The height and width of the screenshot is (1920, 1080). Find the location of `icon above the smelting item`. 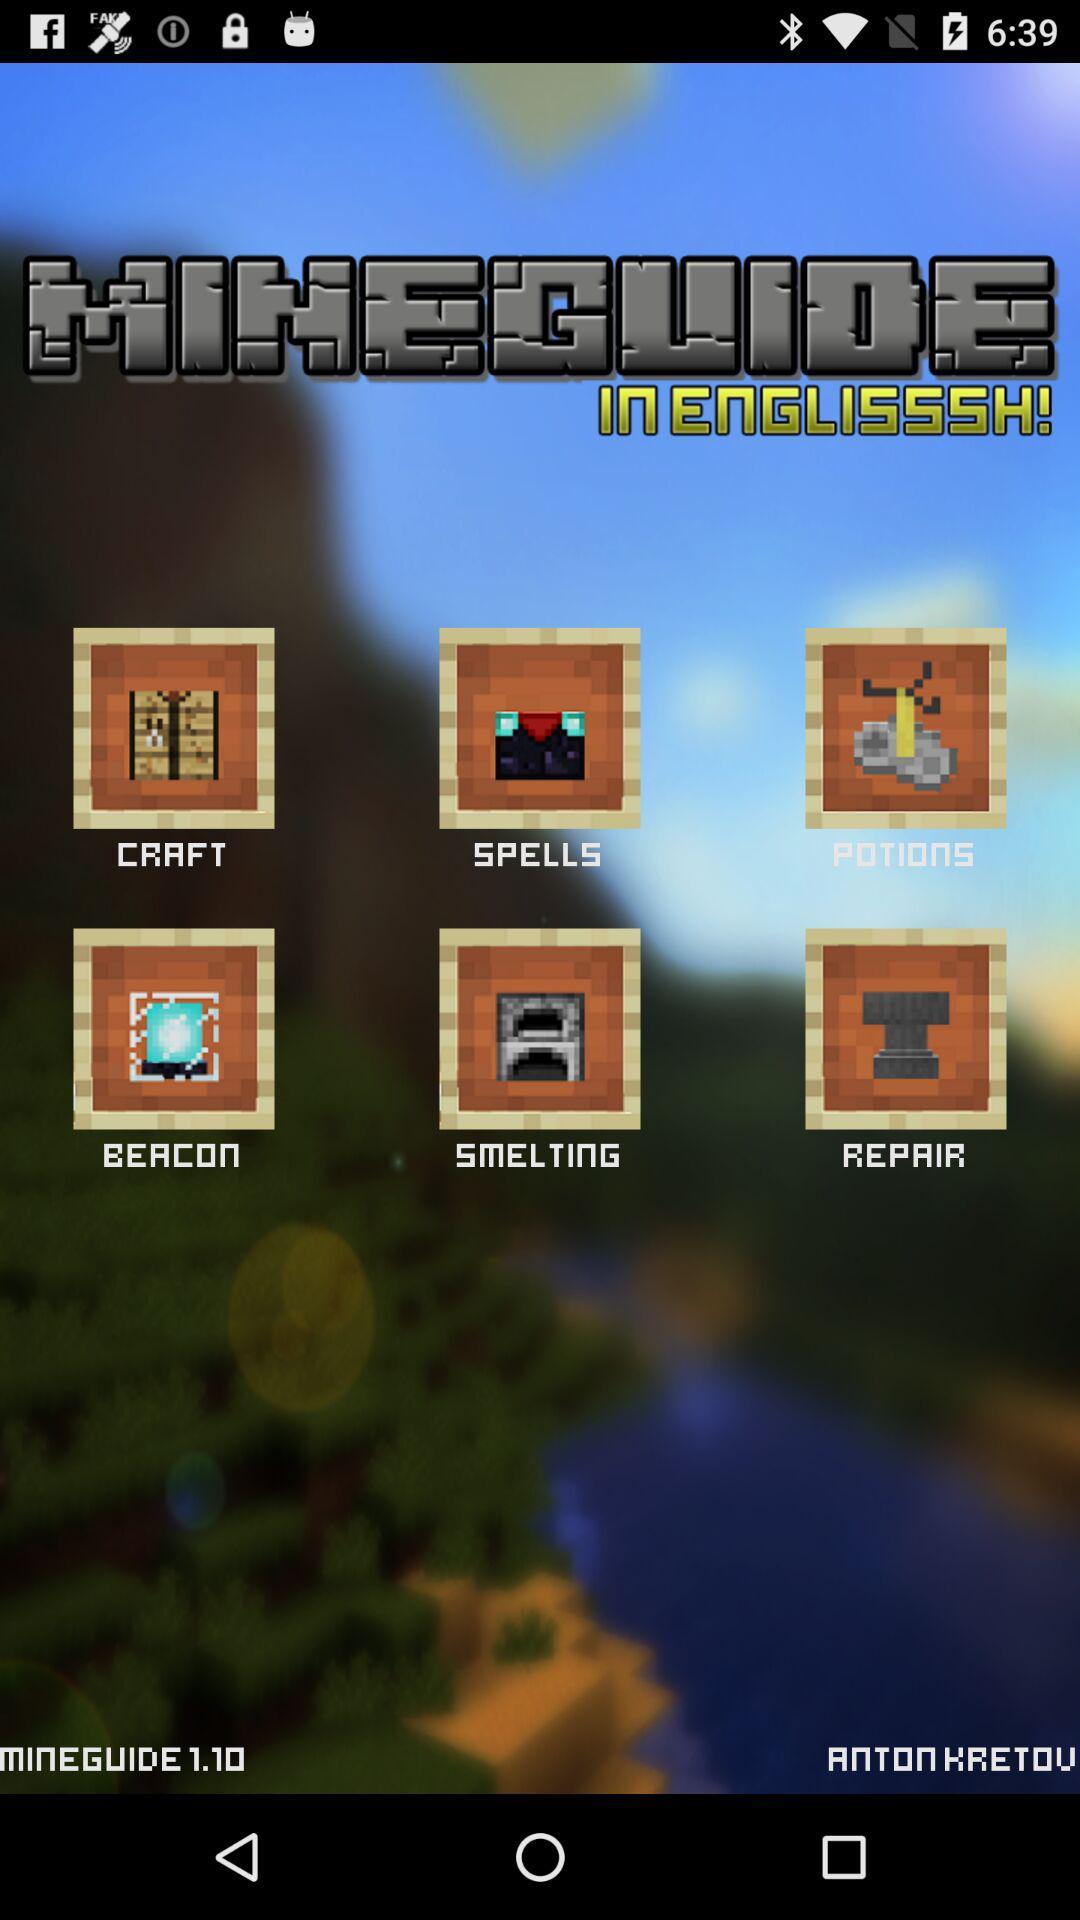

icon above the smelting item is located at coordinates (540, 1028).